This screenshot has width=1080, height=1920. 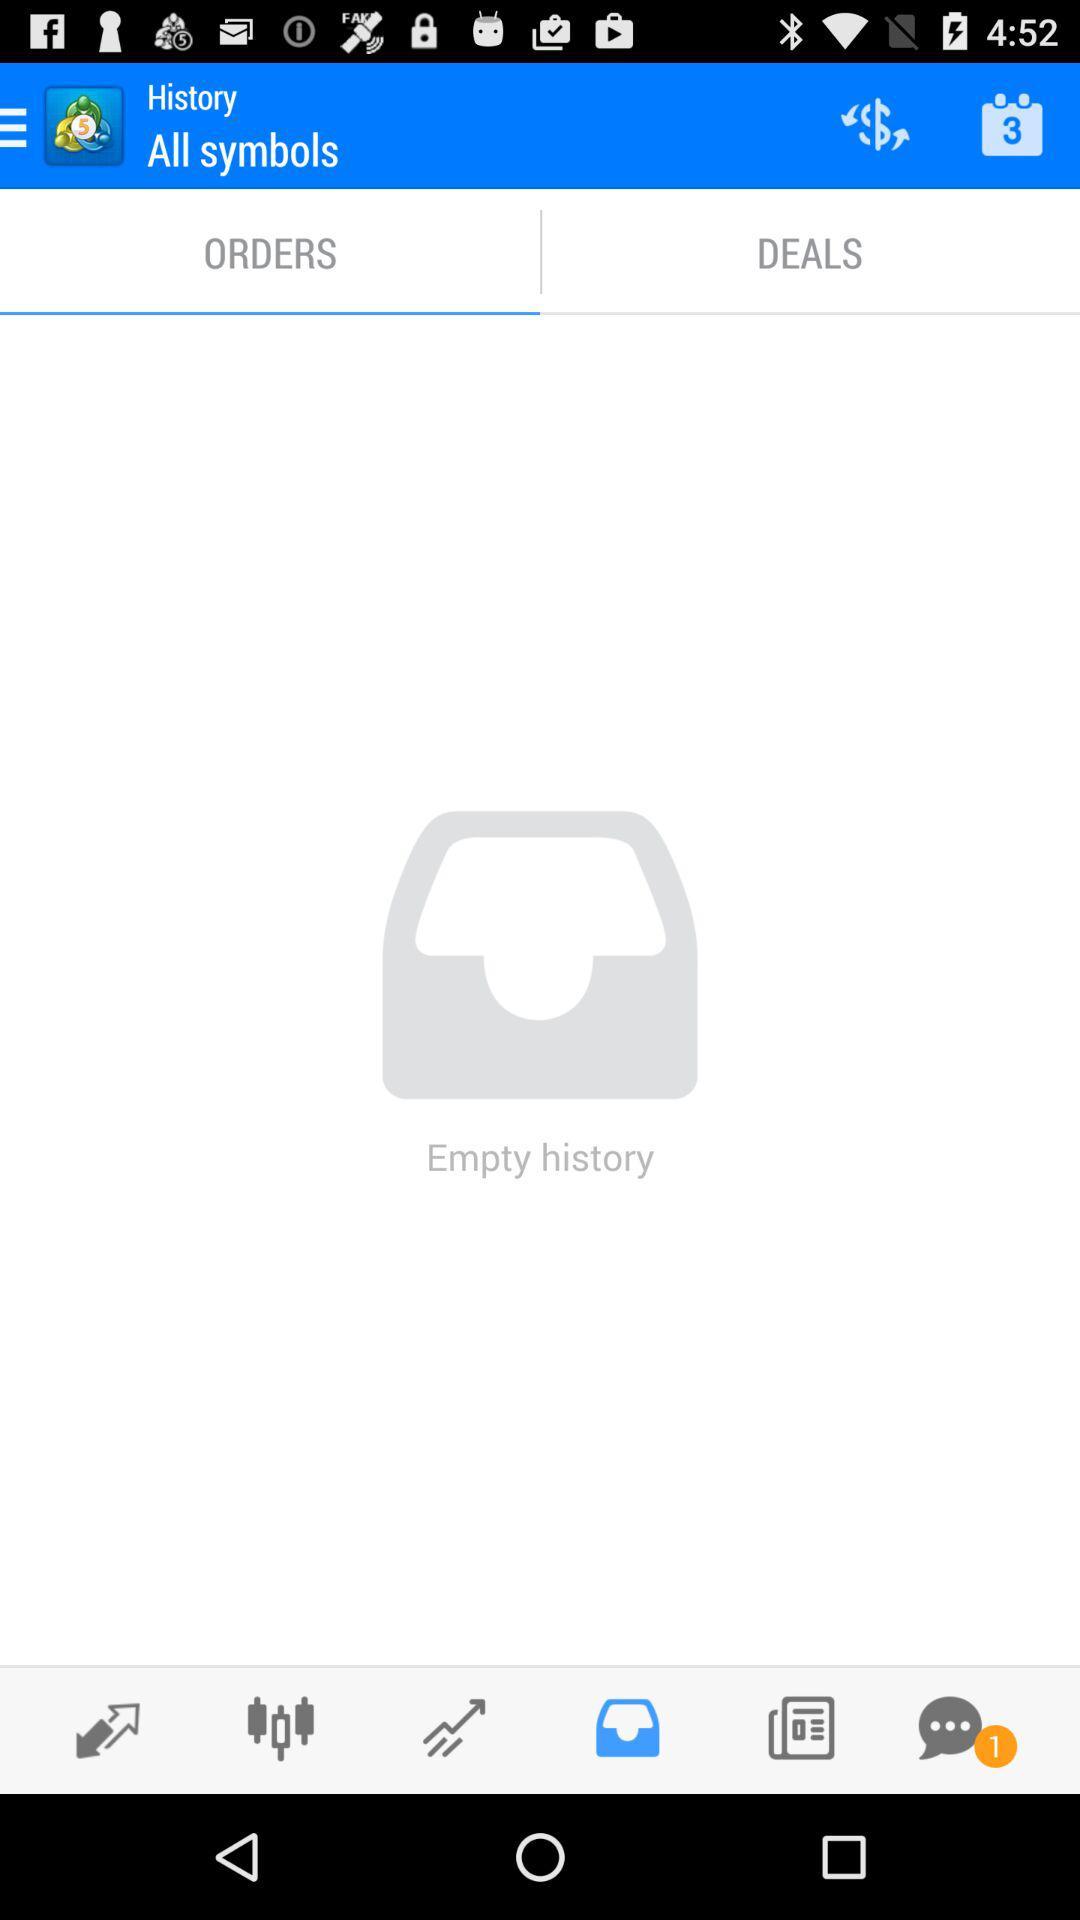 What do you see at coordinates (810, 251) in the screenshot?
I see `item next to the orders icon` at bounding box center [810, 251].